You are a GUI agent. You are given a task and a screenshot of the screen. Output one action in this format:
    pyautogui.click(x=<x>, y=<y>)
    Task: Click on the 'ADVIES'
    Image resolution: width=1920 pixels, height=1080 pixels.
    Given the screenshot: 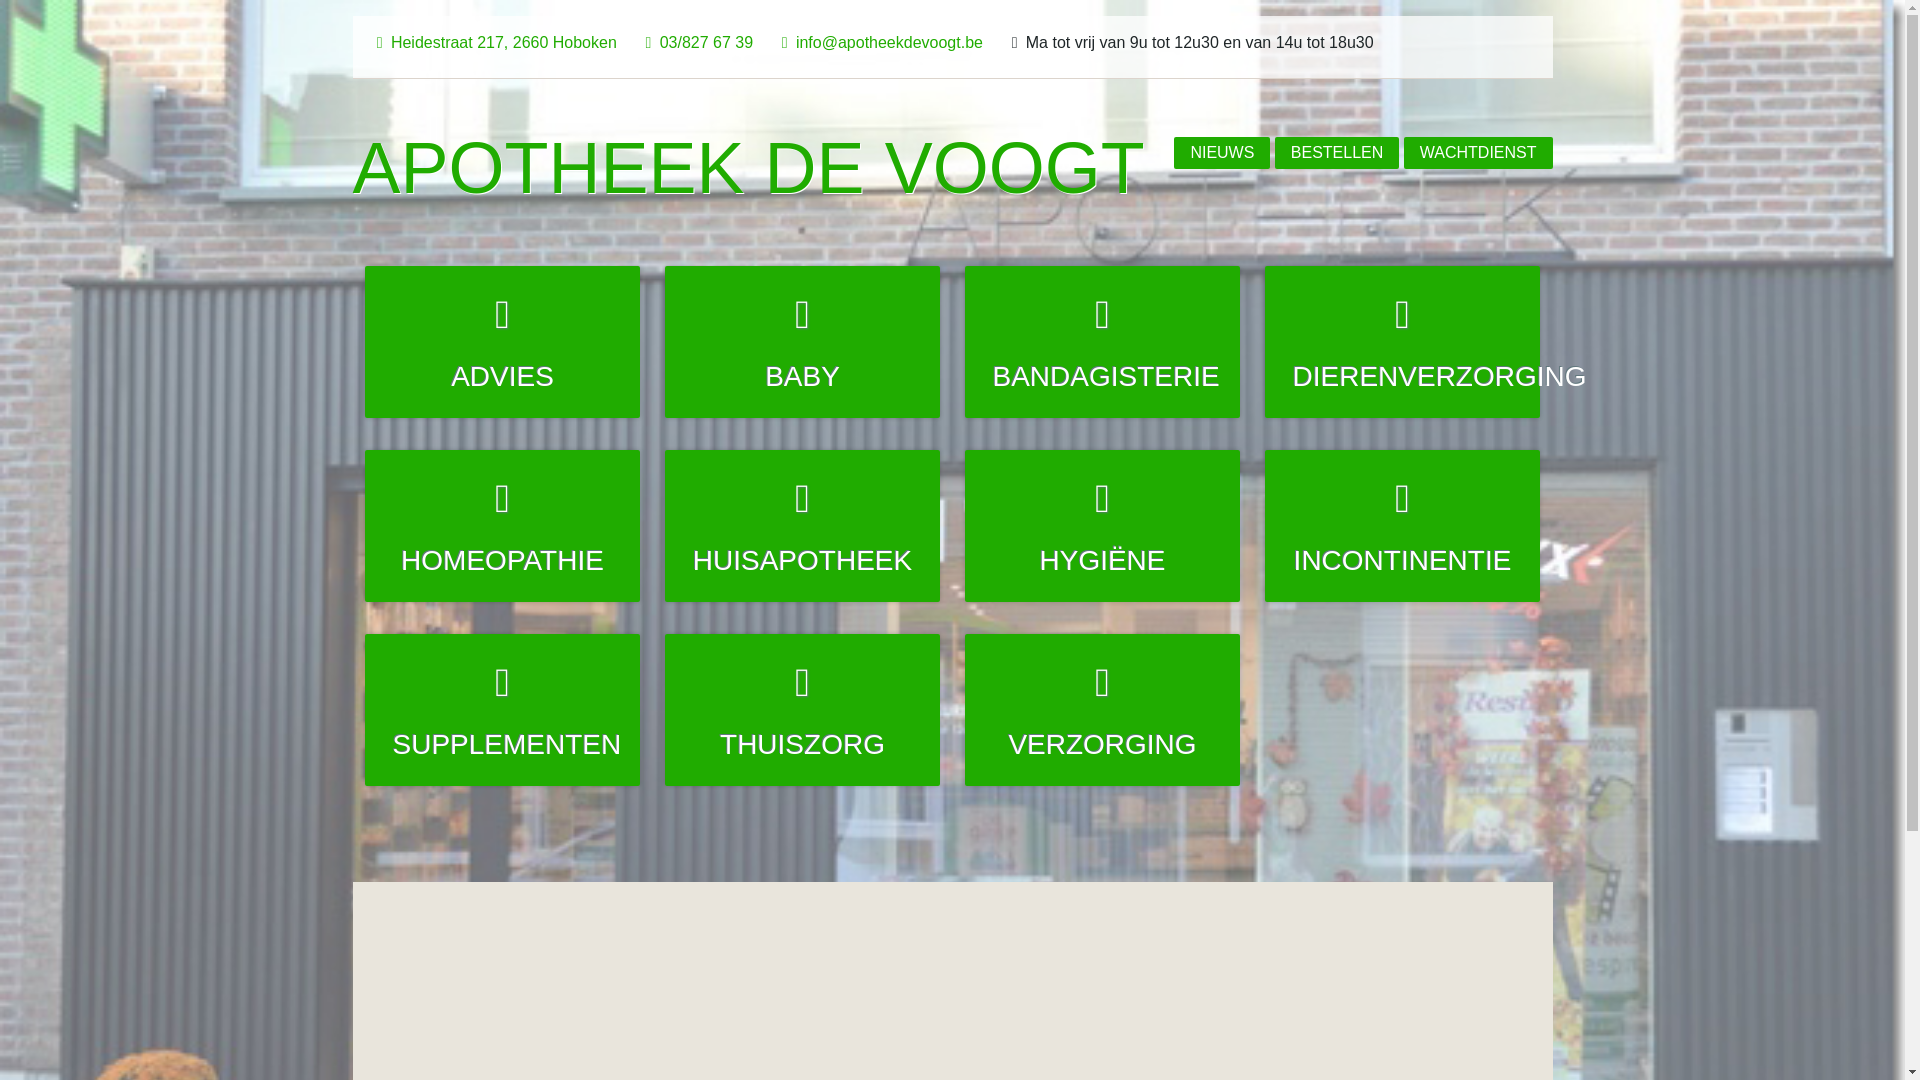 What is the action you would take?
    pyautogui.click(x=364, y=341)
    